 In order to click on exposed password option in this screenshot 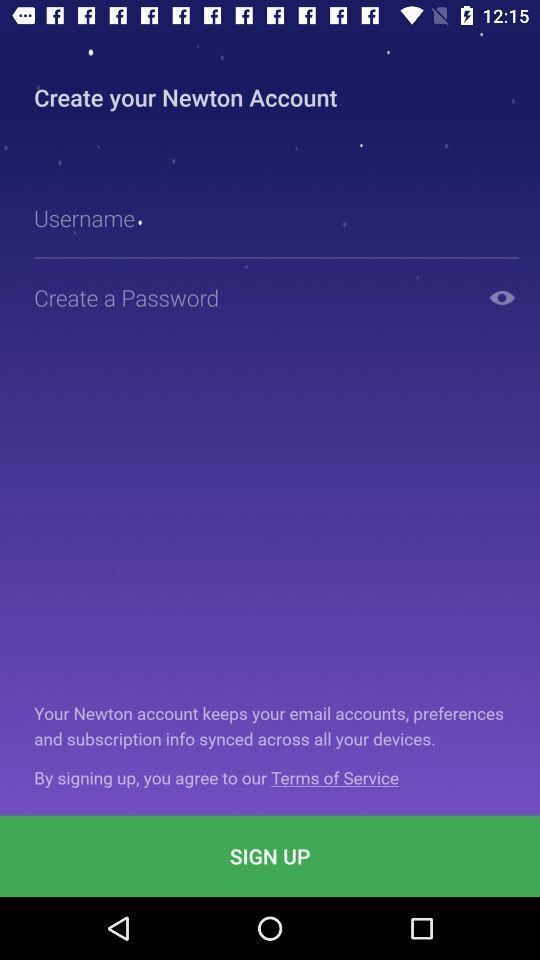, I will do `click(501, 296)`.